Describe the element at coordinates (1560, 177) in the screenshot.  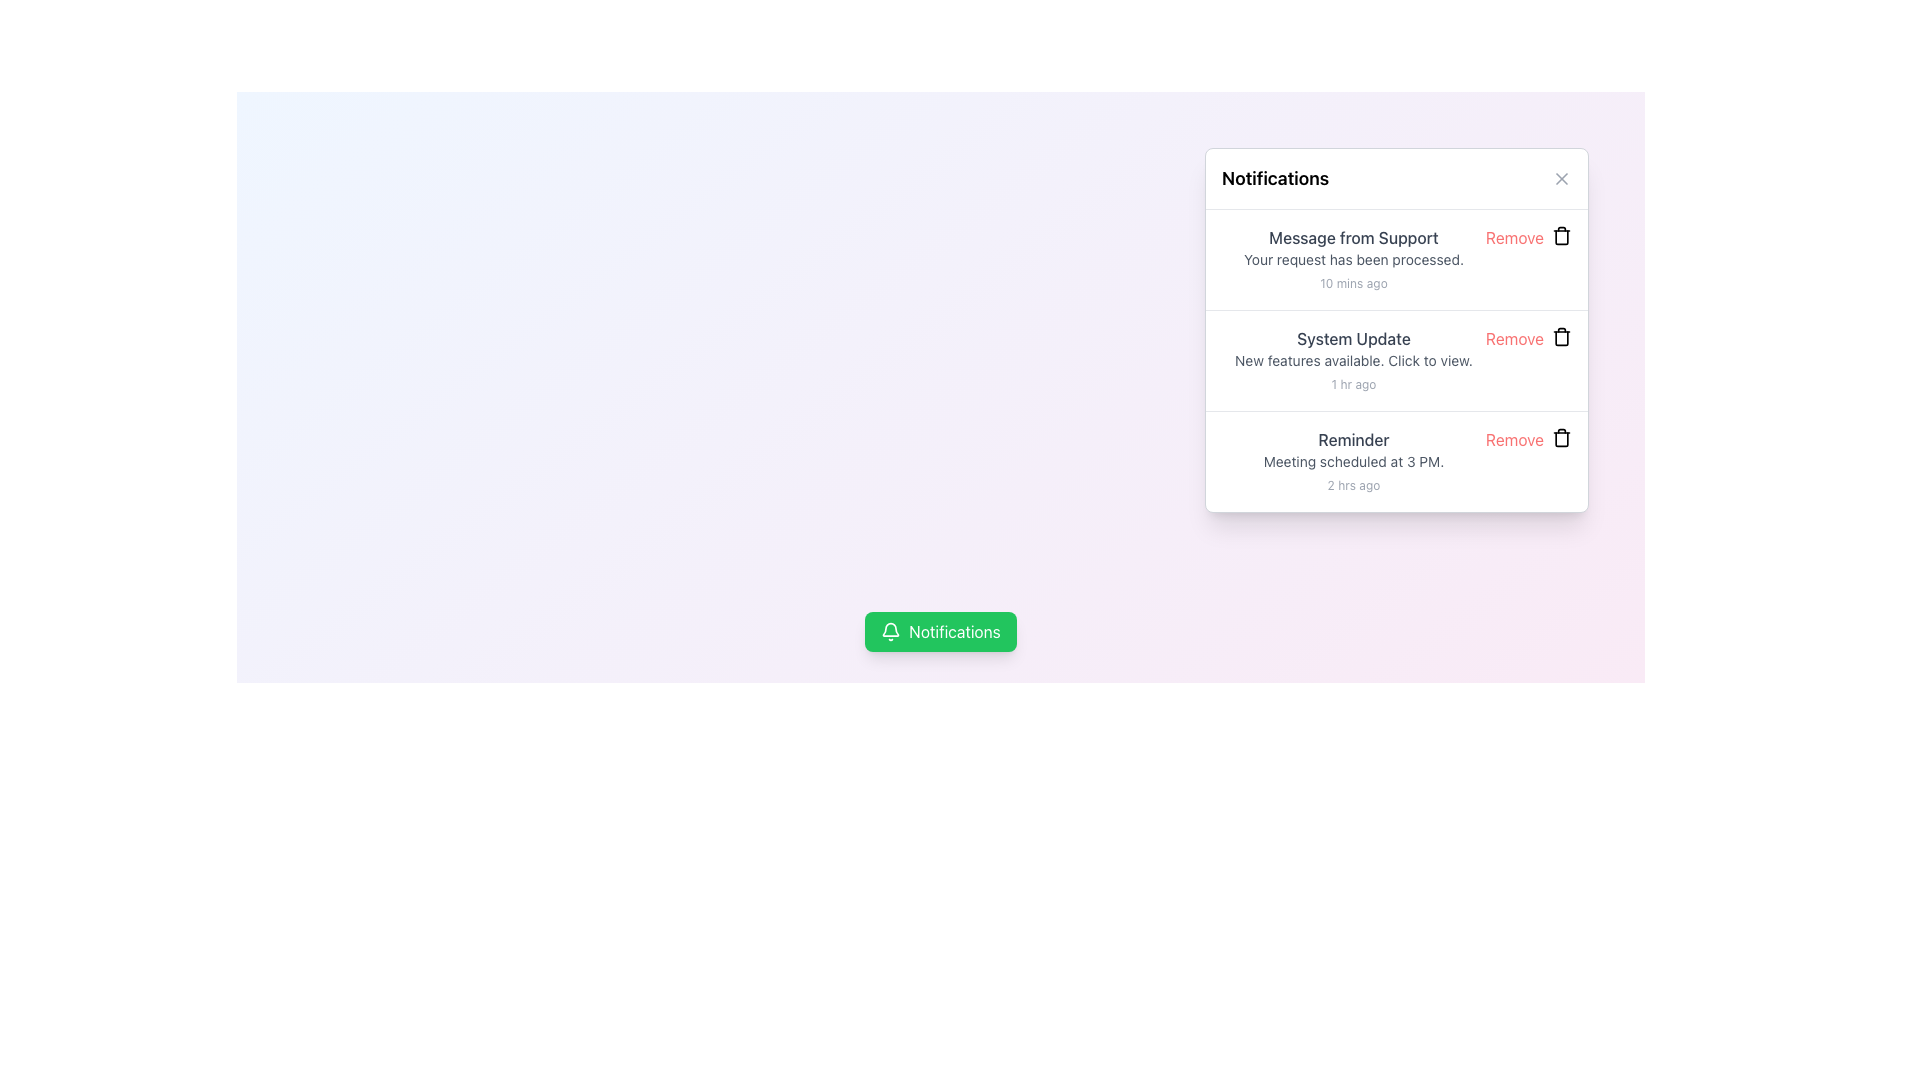
I see `the close button located at the far-right side of the 'Notifications' panel header` at that location.